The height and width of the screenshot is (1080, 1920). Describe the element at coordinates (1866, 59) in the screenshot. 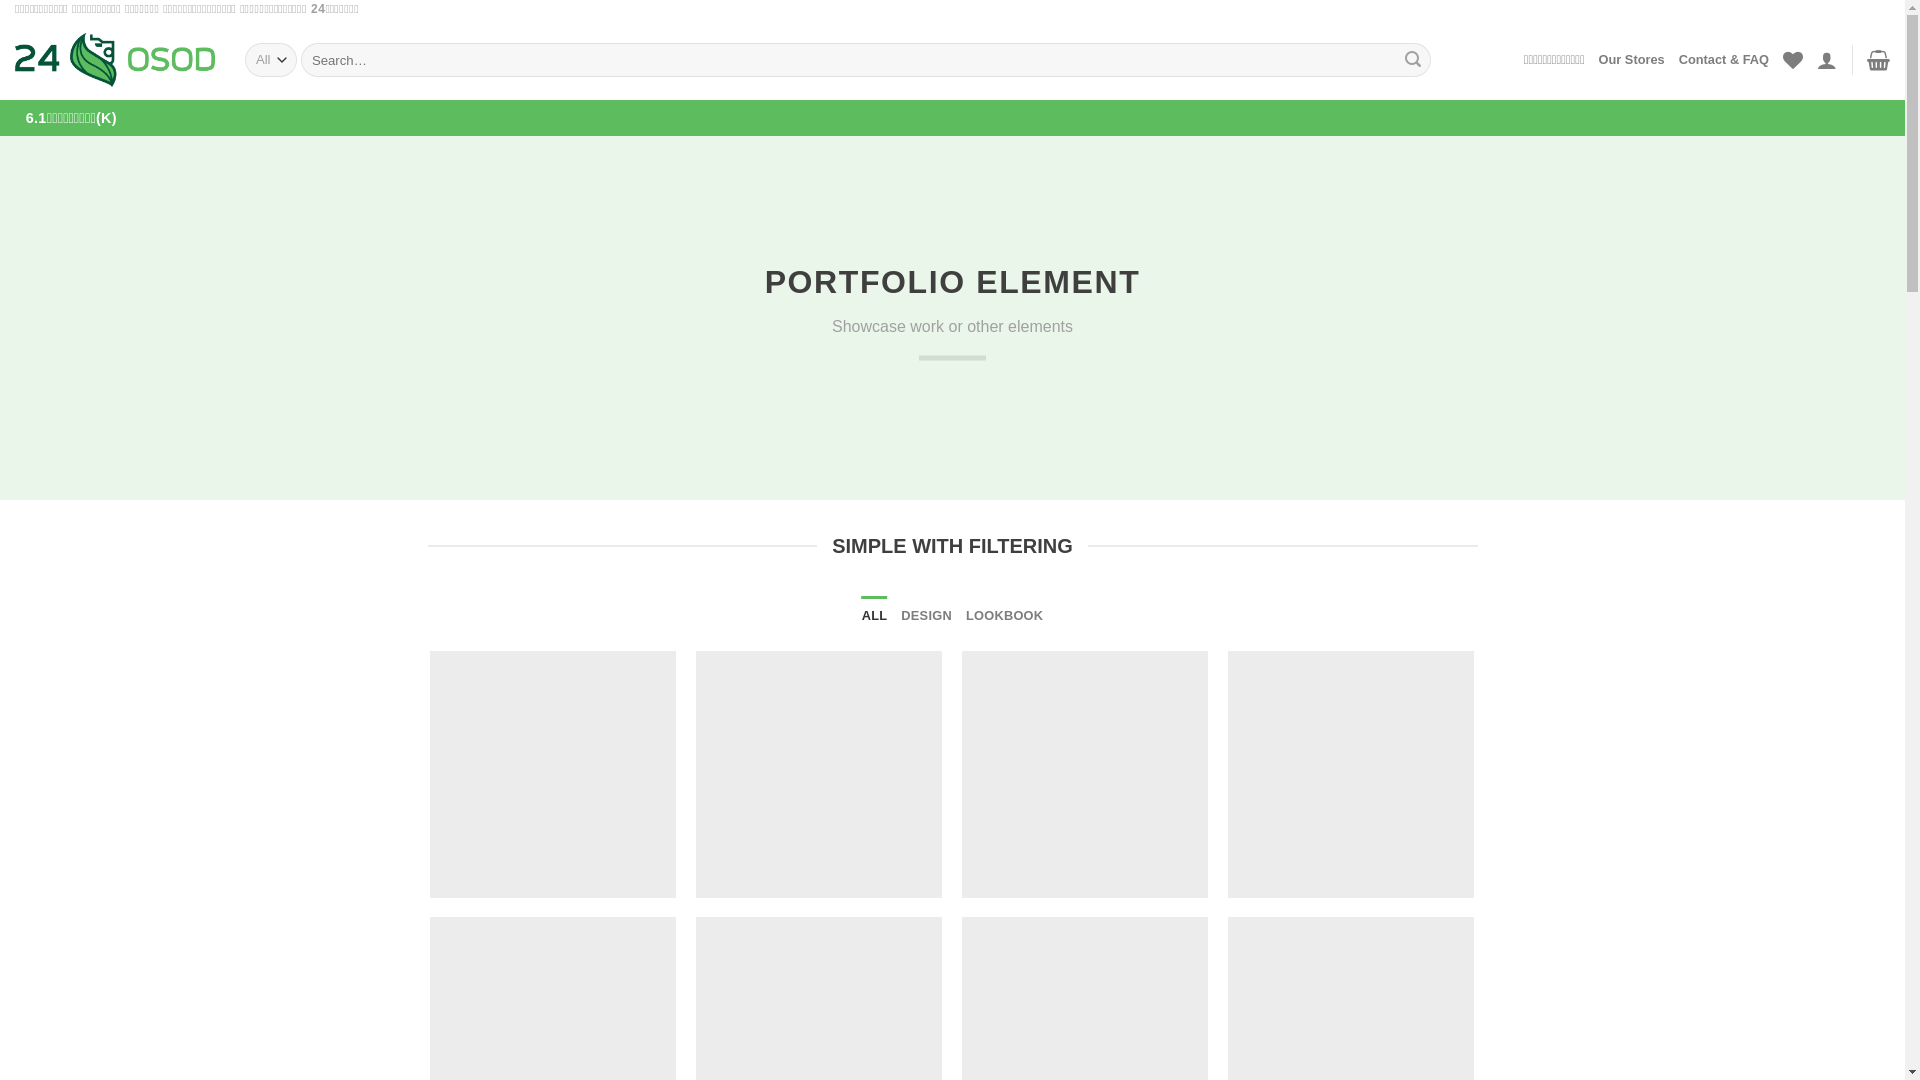

I see `'Cart'` at that location.